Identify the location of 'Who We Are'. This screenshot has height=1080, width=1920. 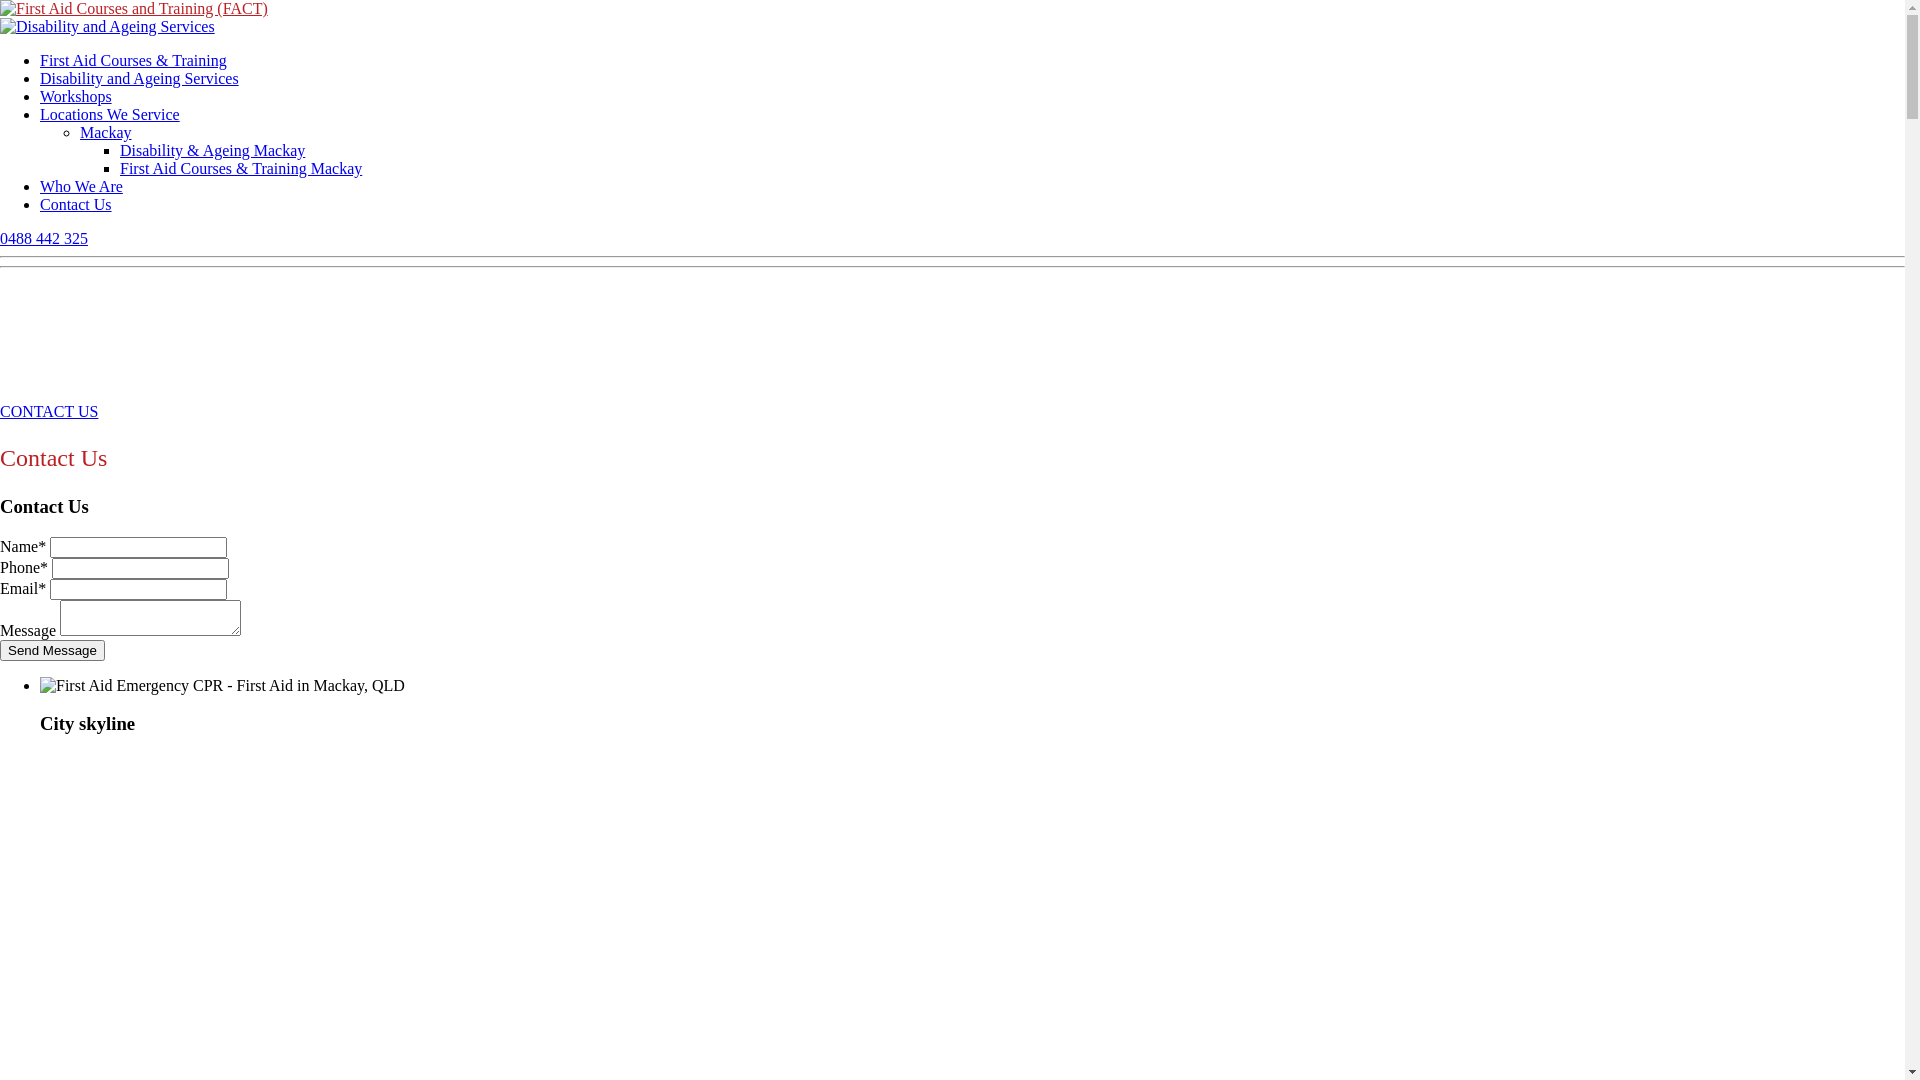
(80, 186).